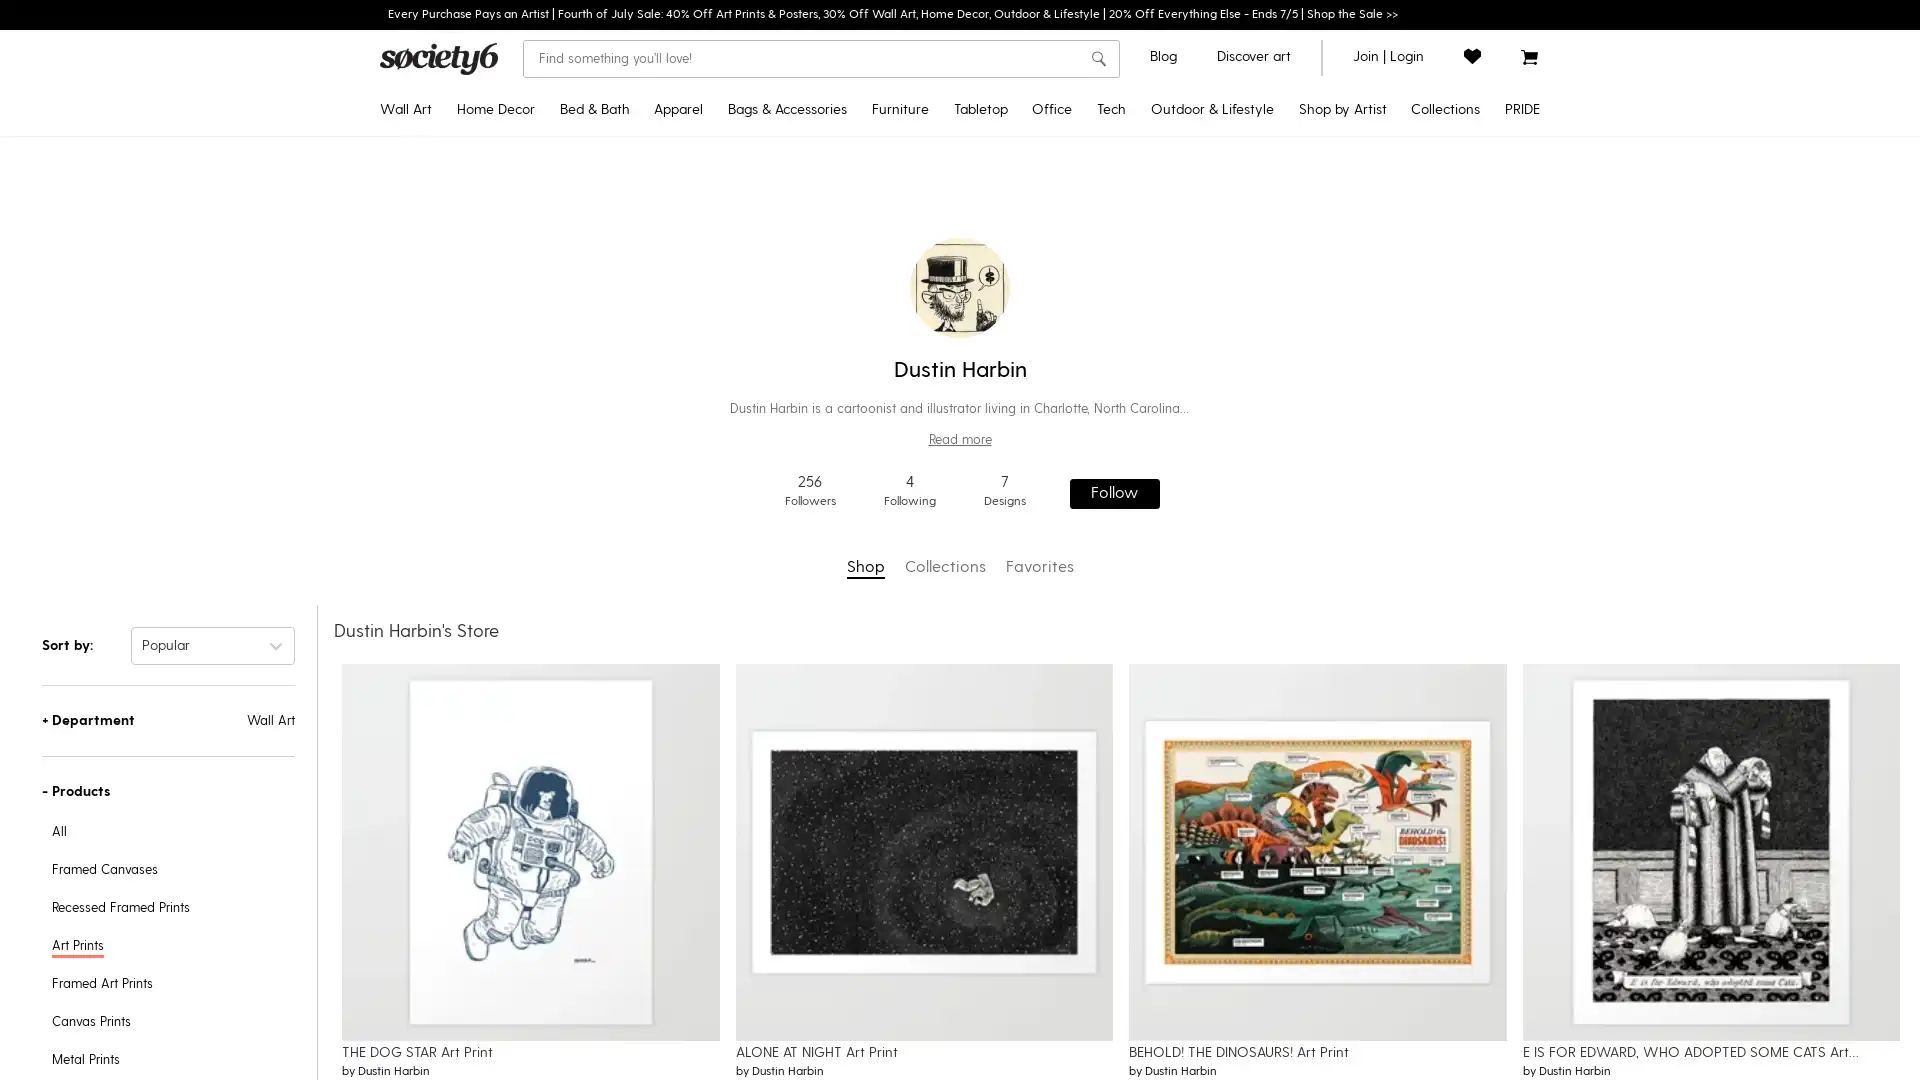  I want to click on Yoga Towels, so click(1238, 225).